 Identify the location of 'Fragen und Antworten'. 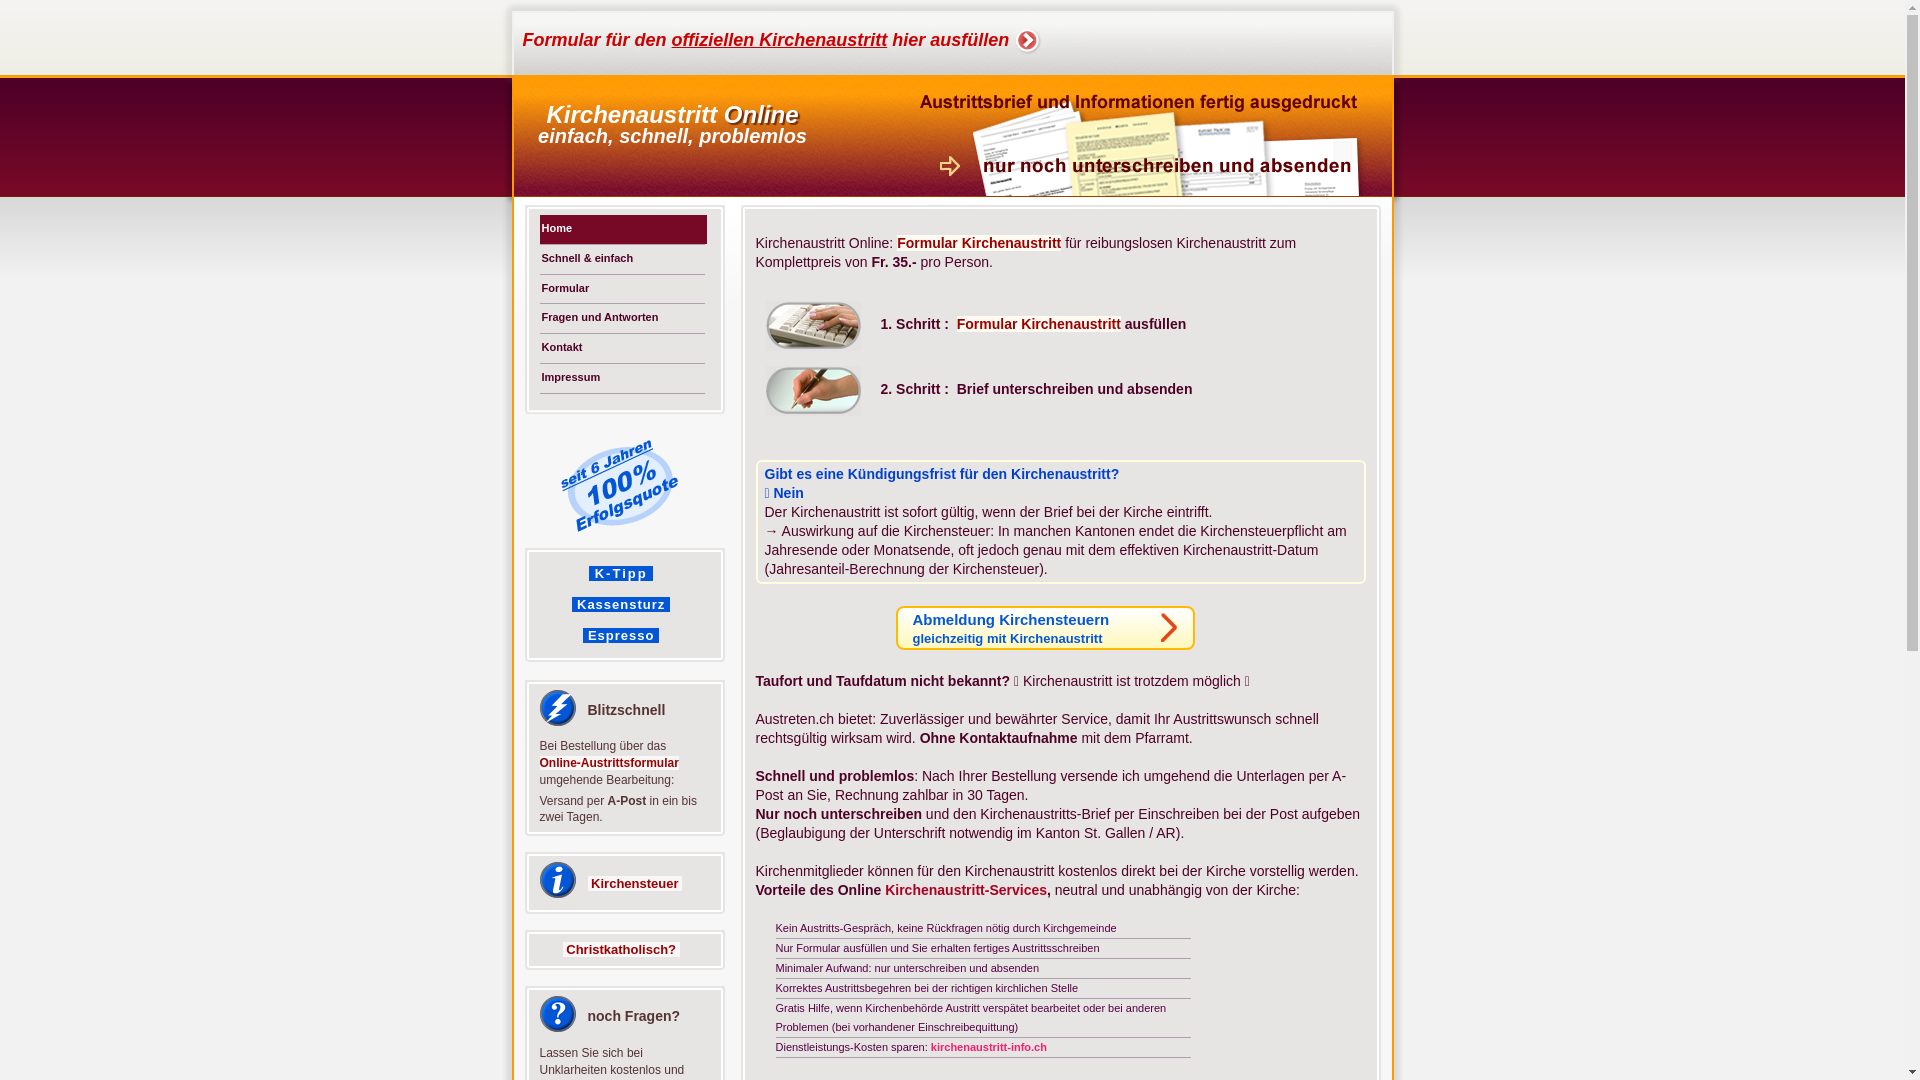
(622, 317).